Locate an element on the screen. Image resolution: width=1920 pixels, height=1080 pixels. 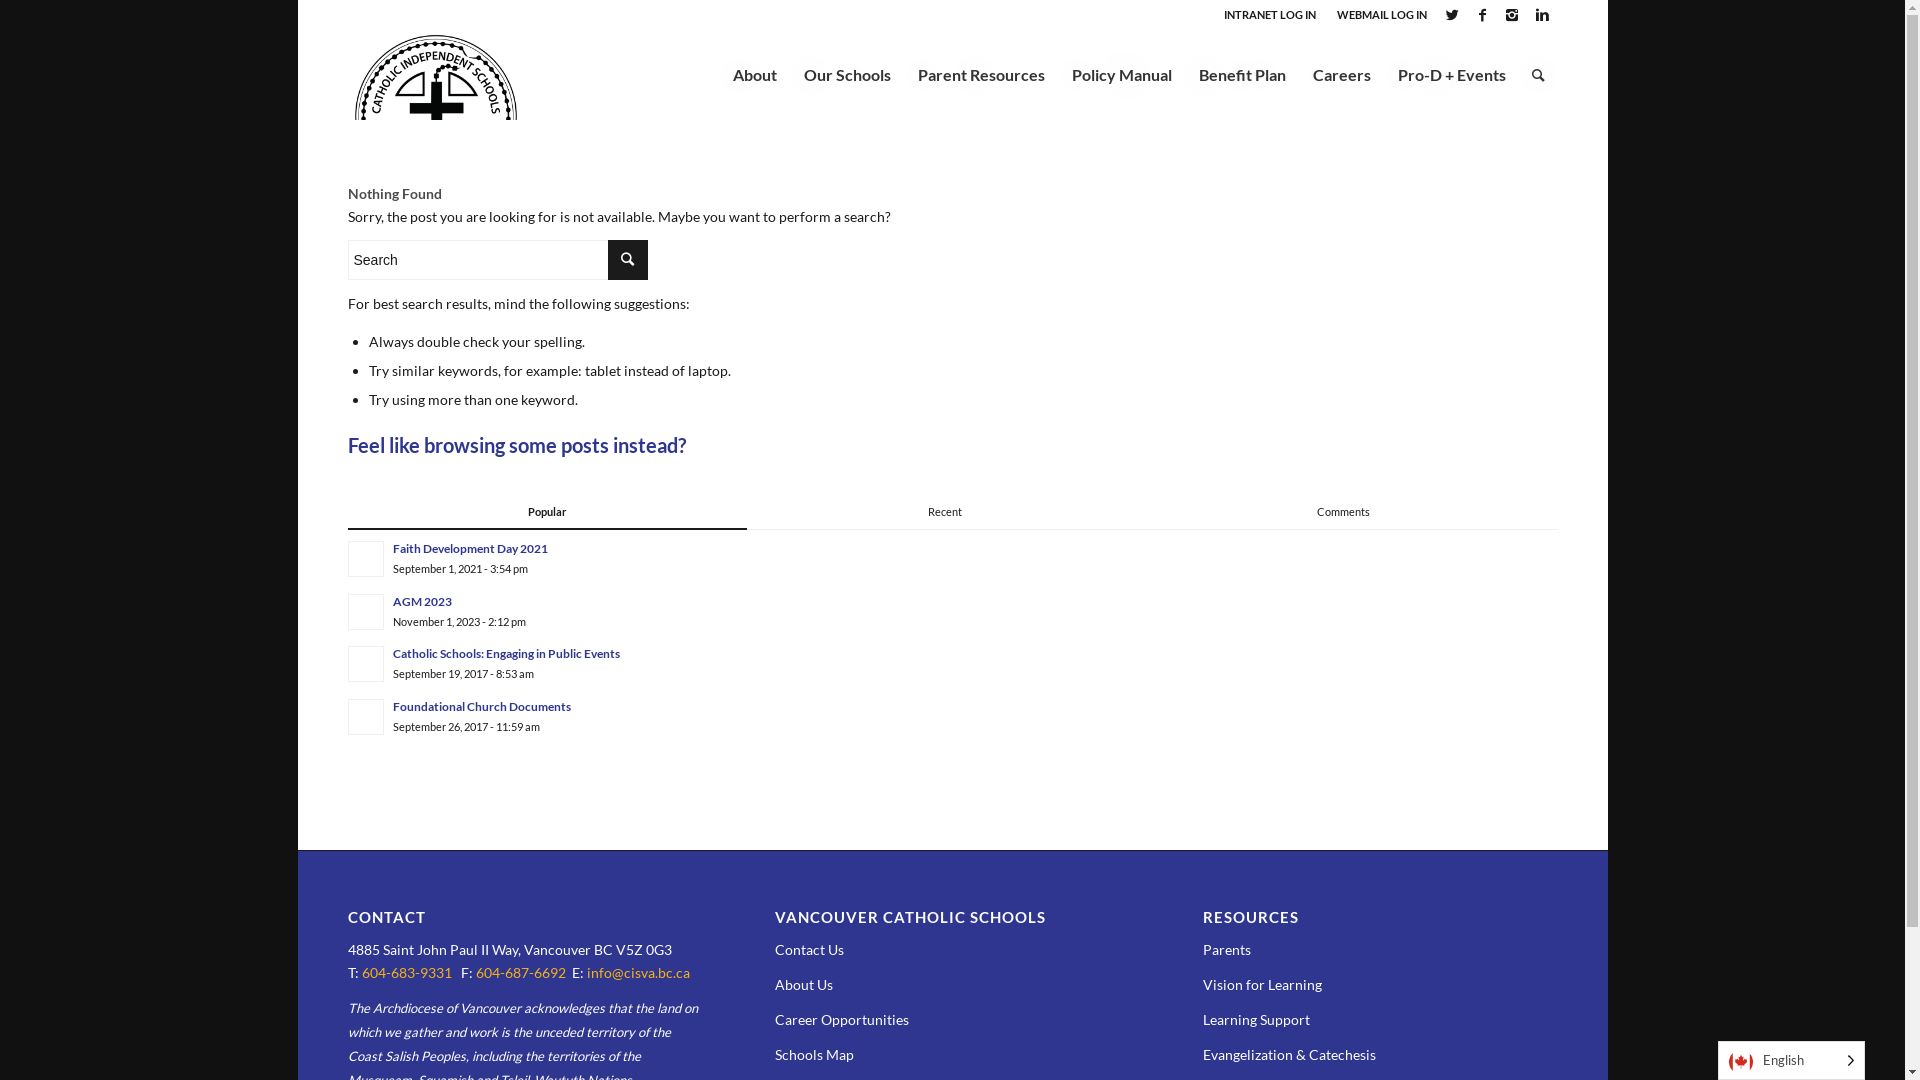
'INTRANET LOG IN' is located at coordinates (1223, 14).